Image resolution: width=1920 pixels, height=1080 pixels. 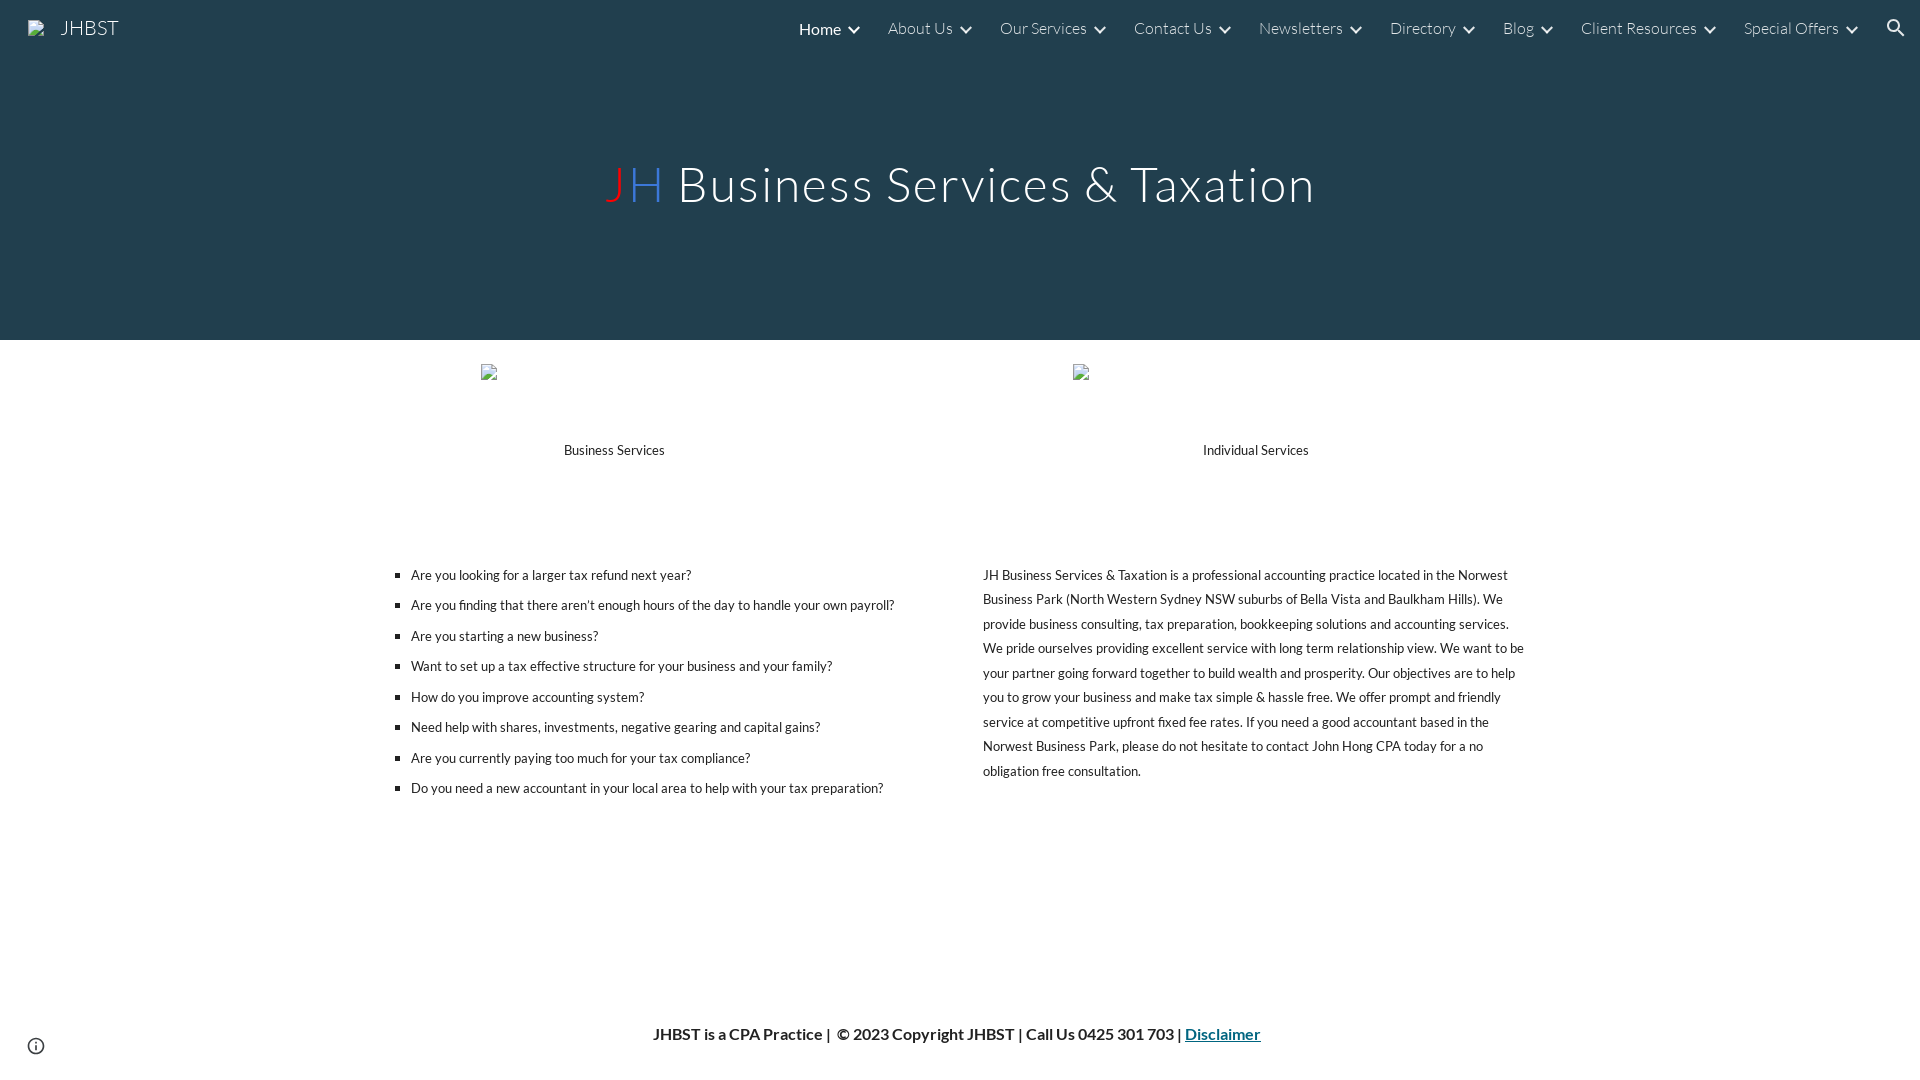 What do you see at coordinates (820, 27) in the screenshot?
I see `'Home'` at bounding box center [820, 27].